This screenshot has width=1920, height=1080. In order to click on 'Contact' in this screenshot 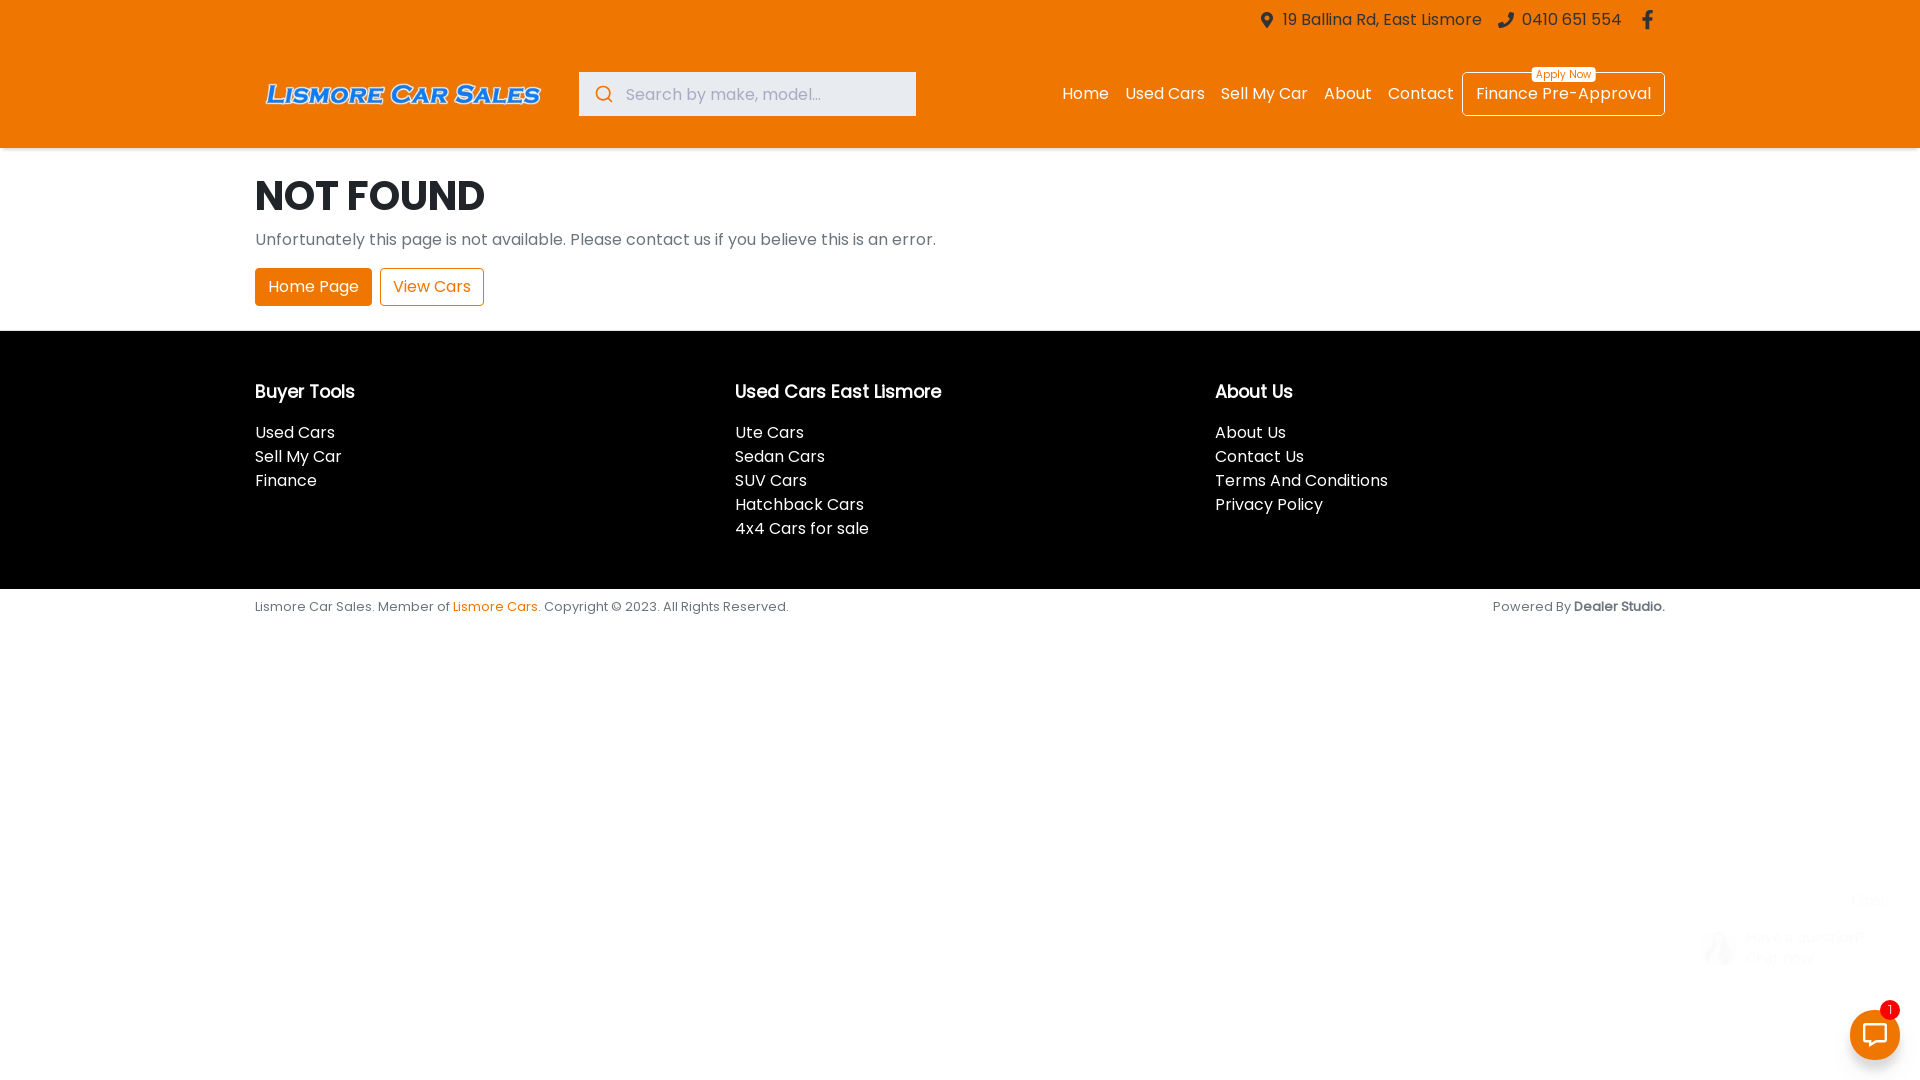, I will do `click(1379, 93)`.